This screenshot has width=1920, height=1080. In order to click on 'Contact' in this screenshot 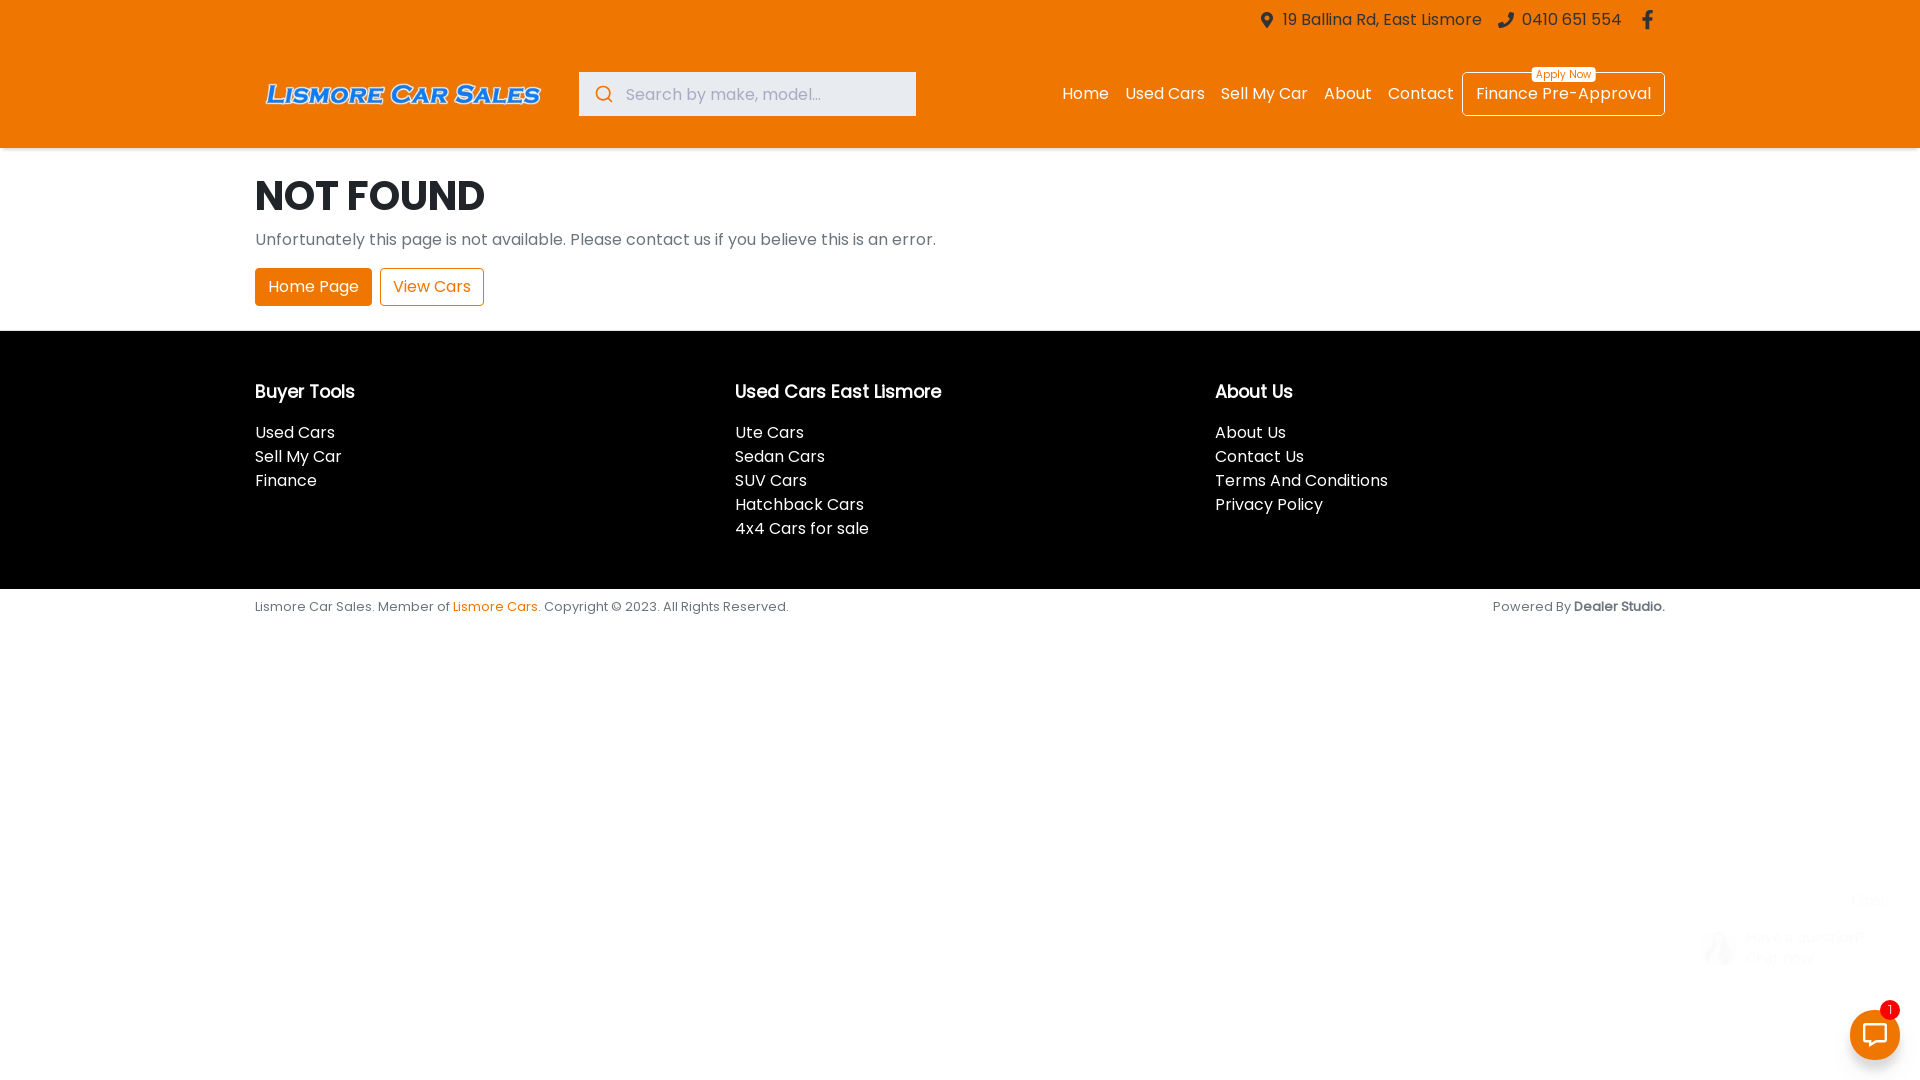, I will do `click(1379, 93)`.